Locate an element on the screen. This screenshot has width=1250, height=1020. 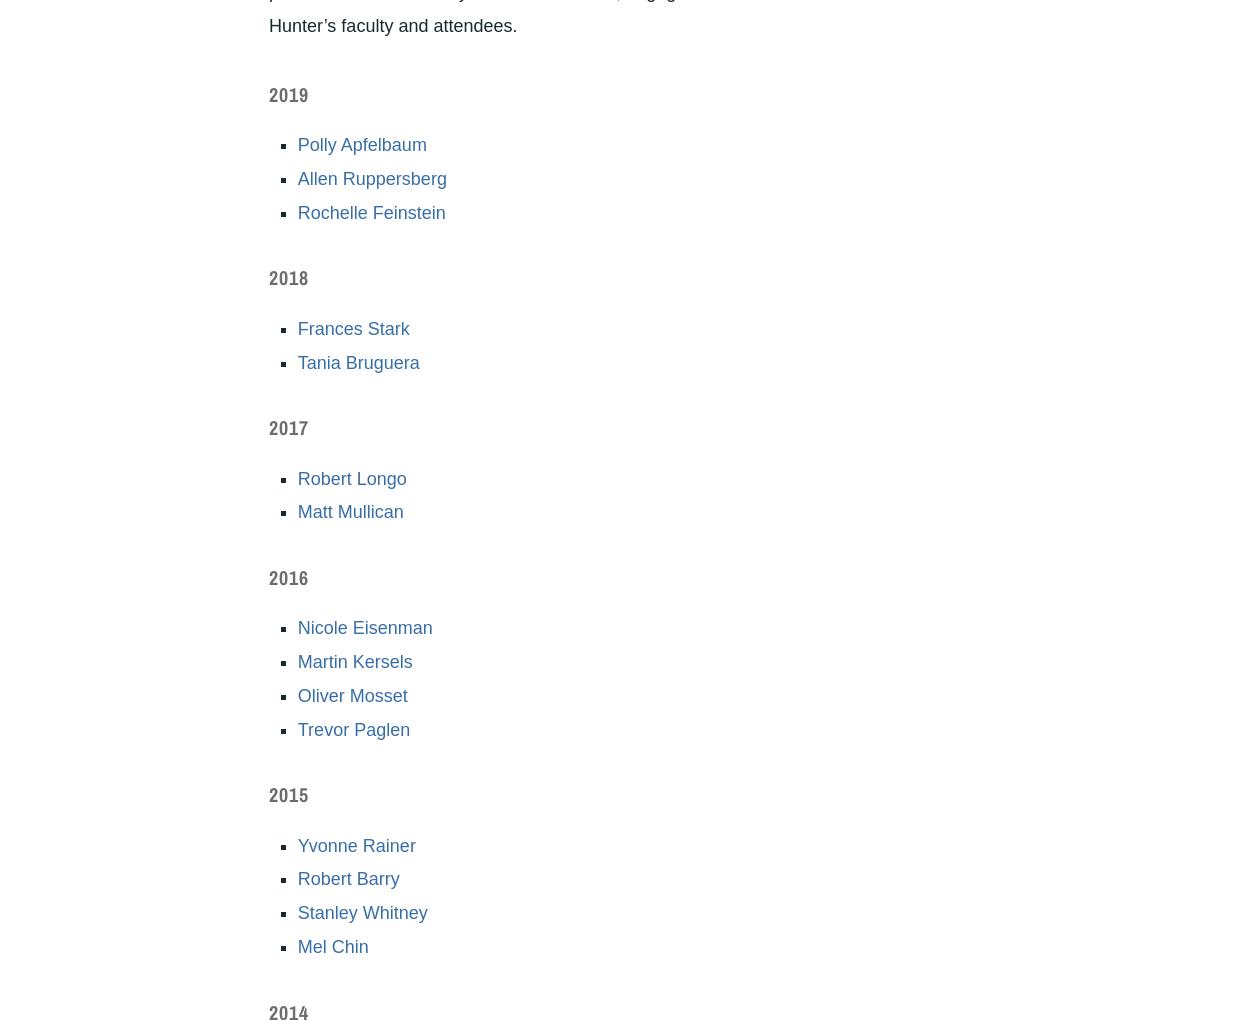
'Tania Bruguera' is located at coordinates (297, 360).